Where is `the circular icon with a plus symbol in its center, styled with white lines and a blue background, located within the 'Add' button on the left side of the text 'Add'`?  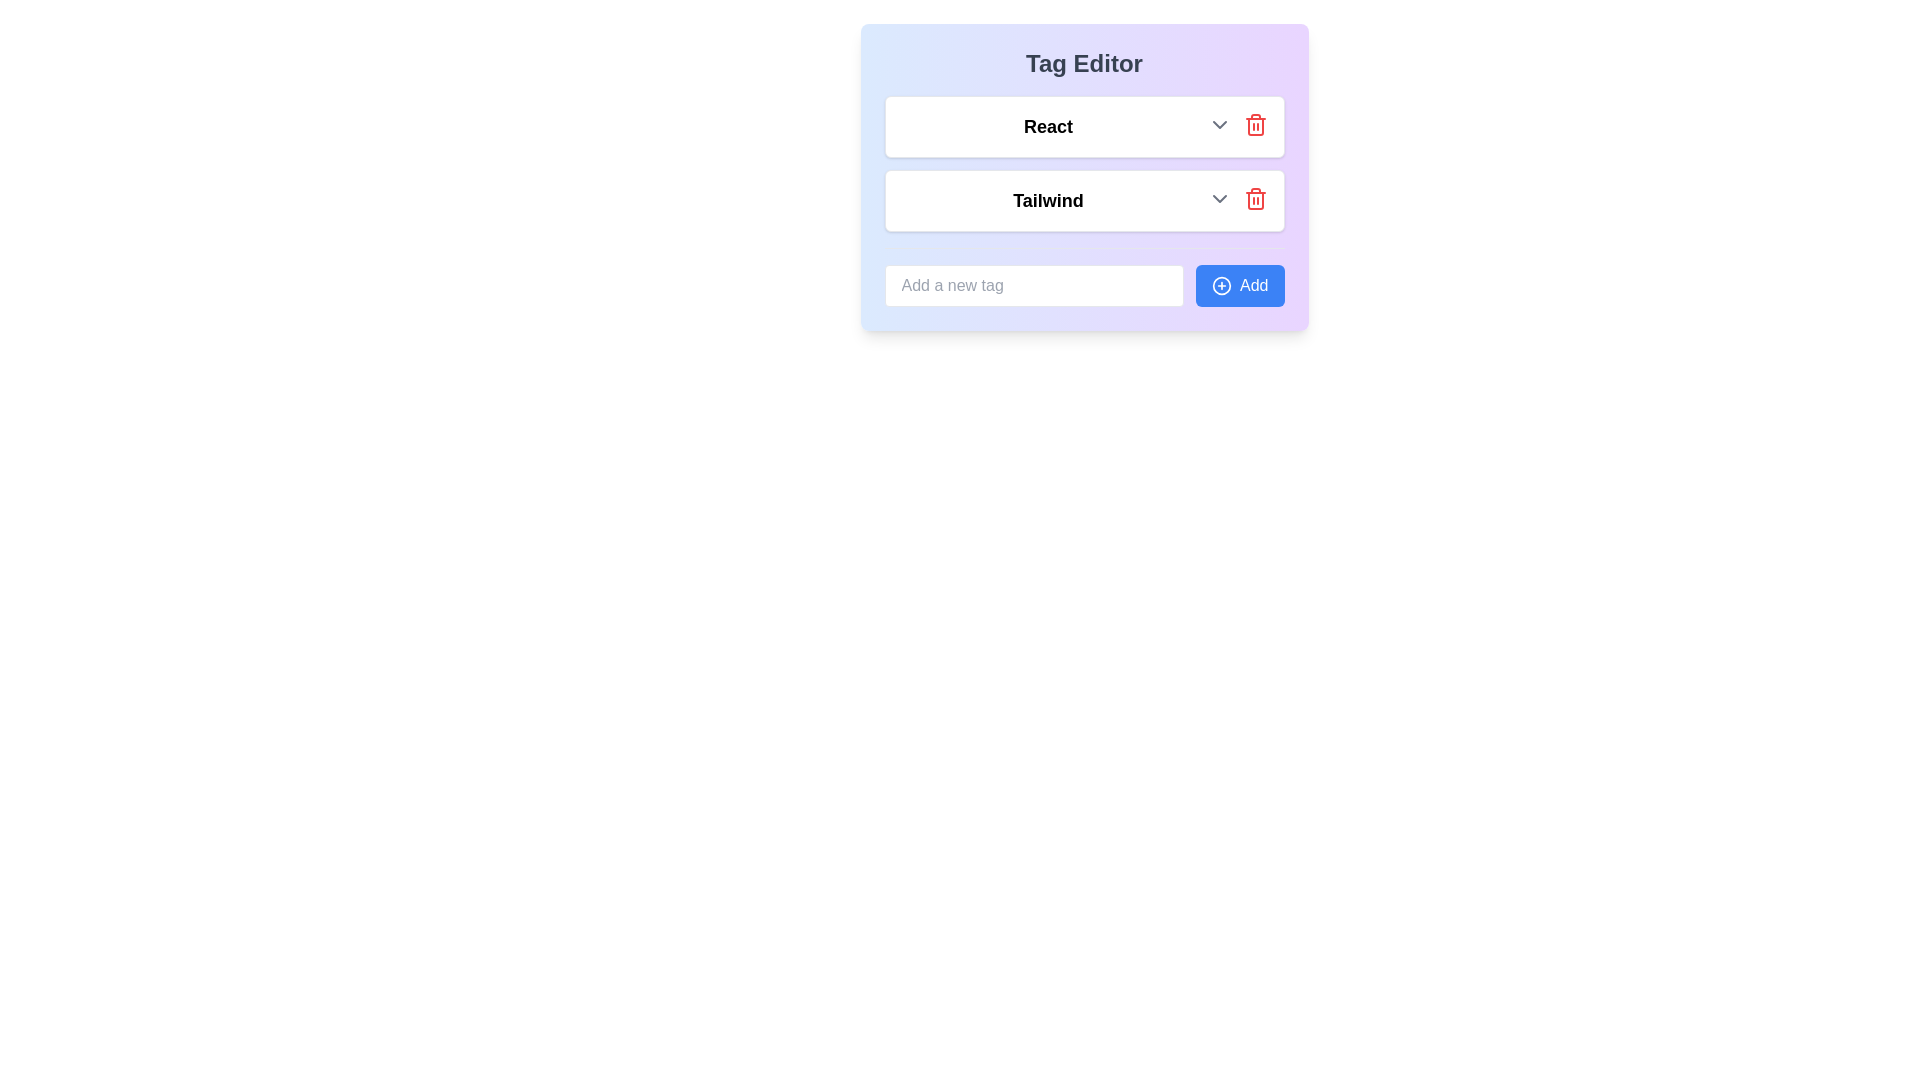
the circular icon with a plus symbol in its center, styled with white lines and a blue background, located within the 'Add' button on the left side of the text 'Add' is located at coordinates (1221, 285).